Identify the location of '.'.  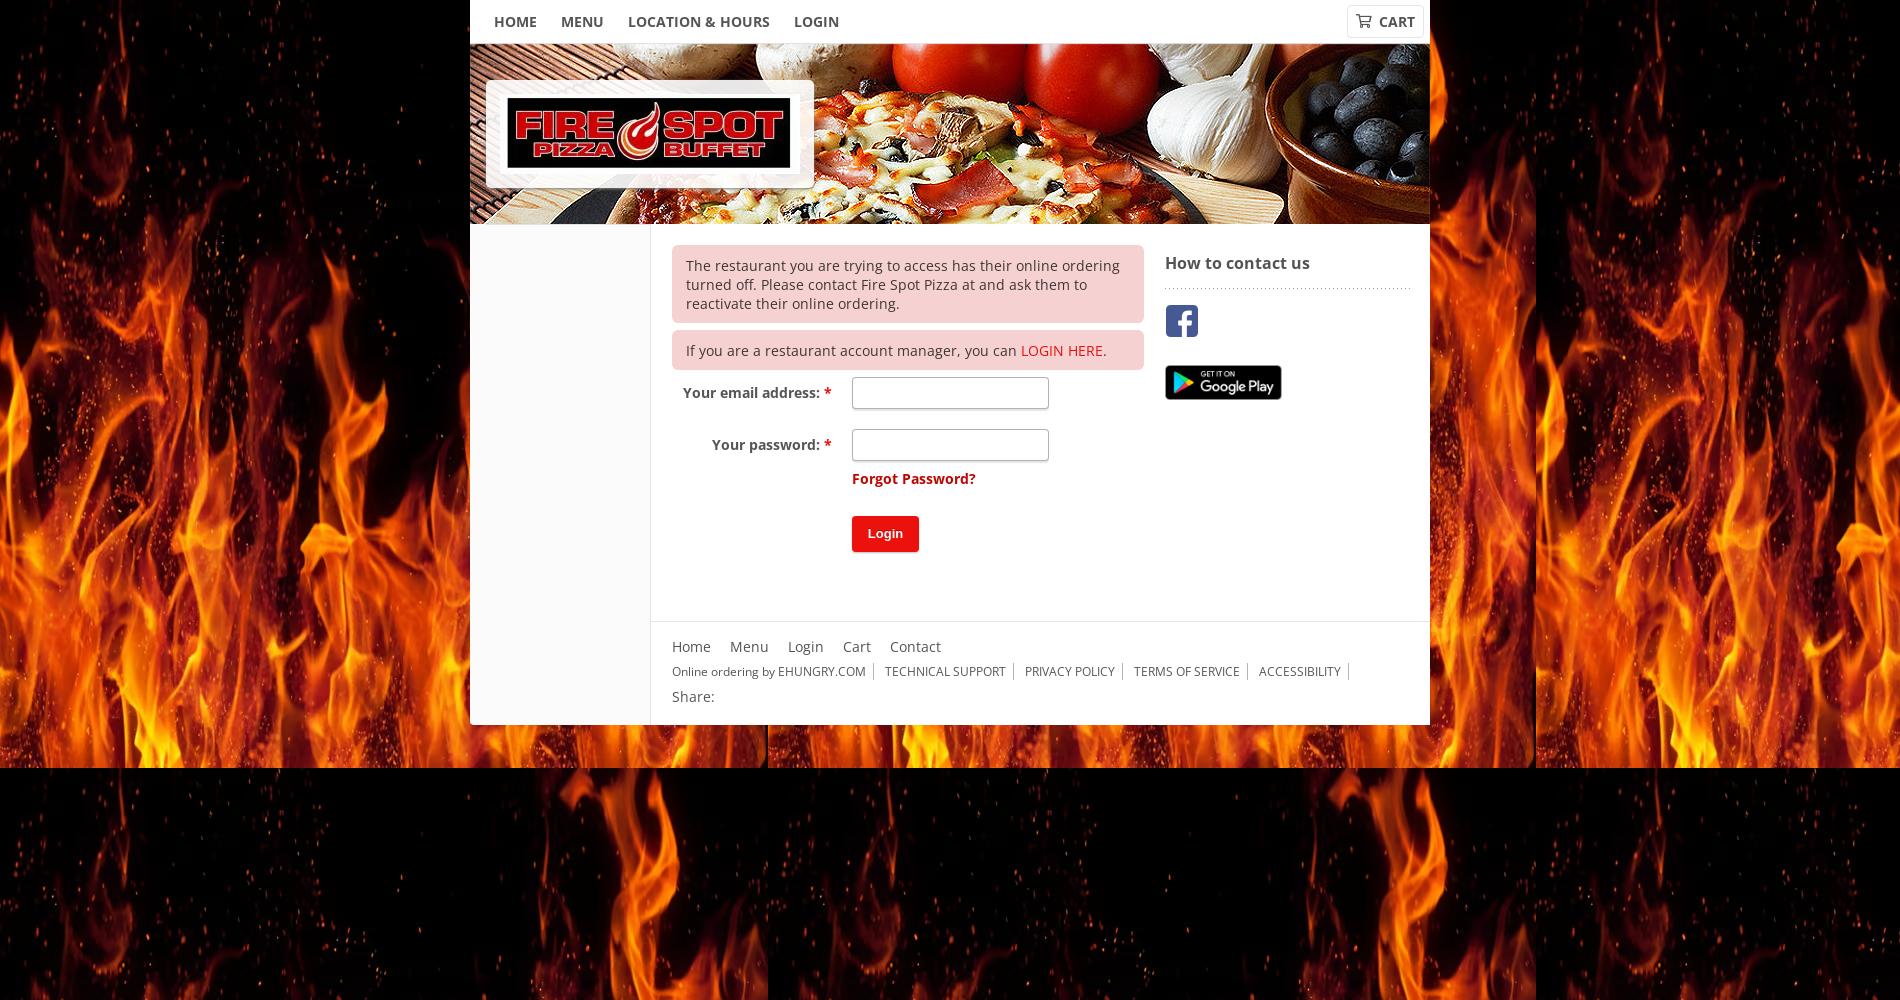
(1102, 348).